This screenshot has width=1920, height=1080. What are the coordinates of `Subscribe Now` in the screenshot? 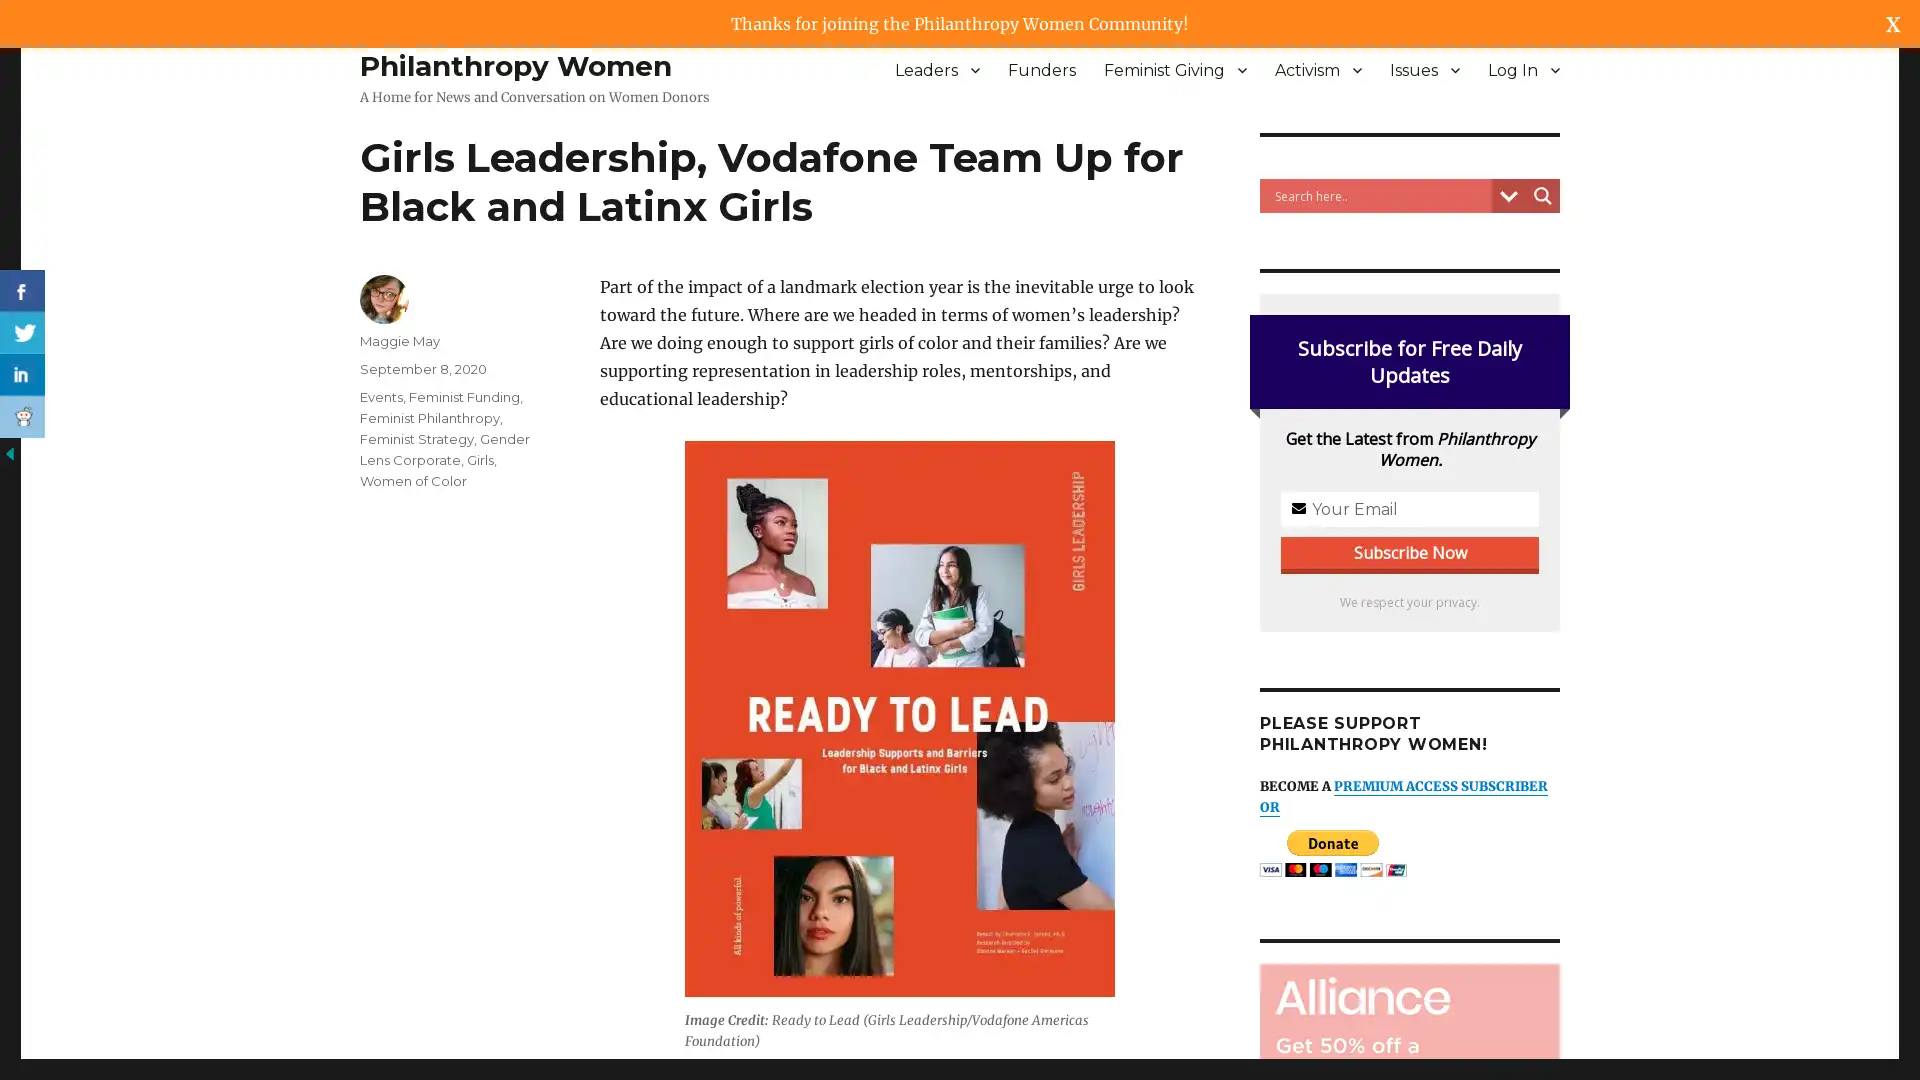 It's located at (960, 578).